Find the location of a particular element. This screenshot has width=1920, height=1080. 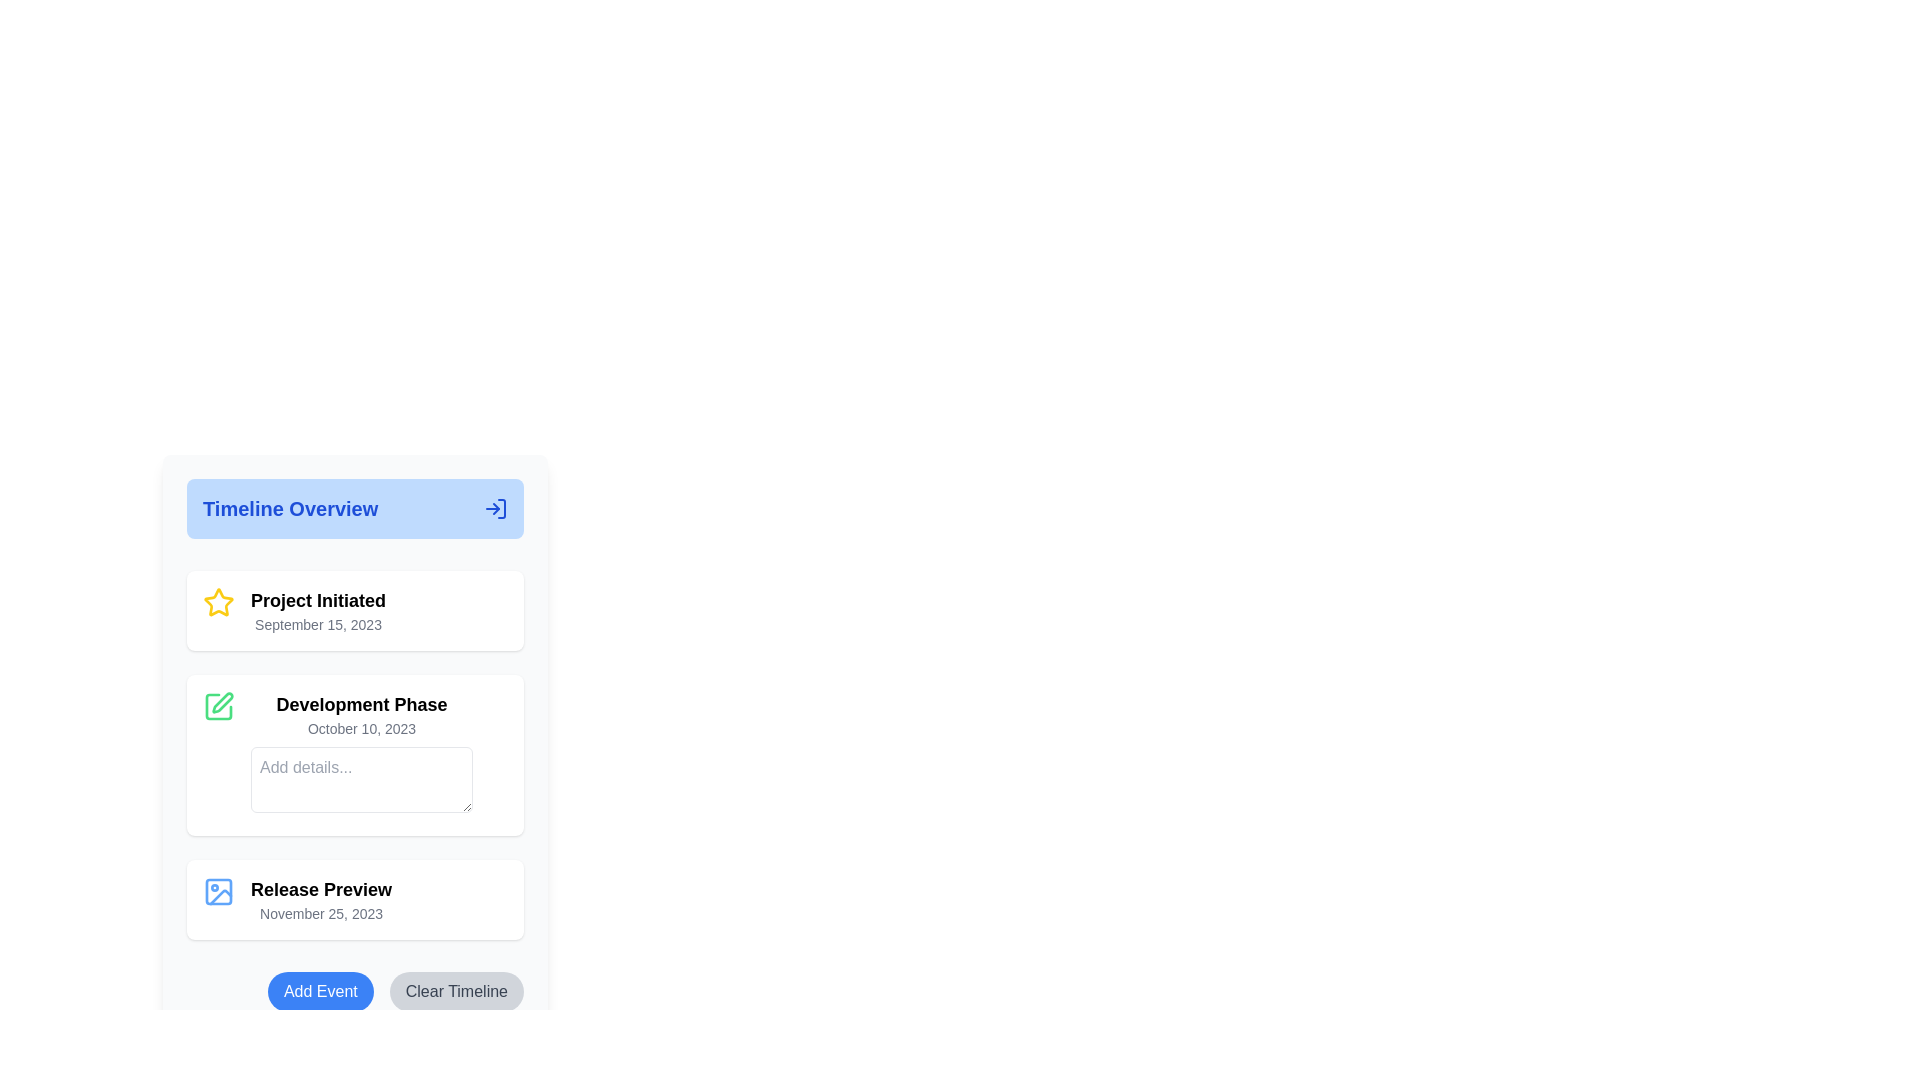

the button that allows users to add a new event to the timeline, positioned on the left side of the lower section of the interface is located at coordinates (320, 991).